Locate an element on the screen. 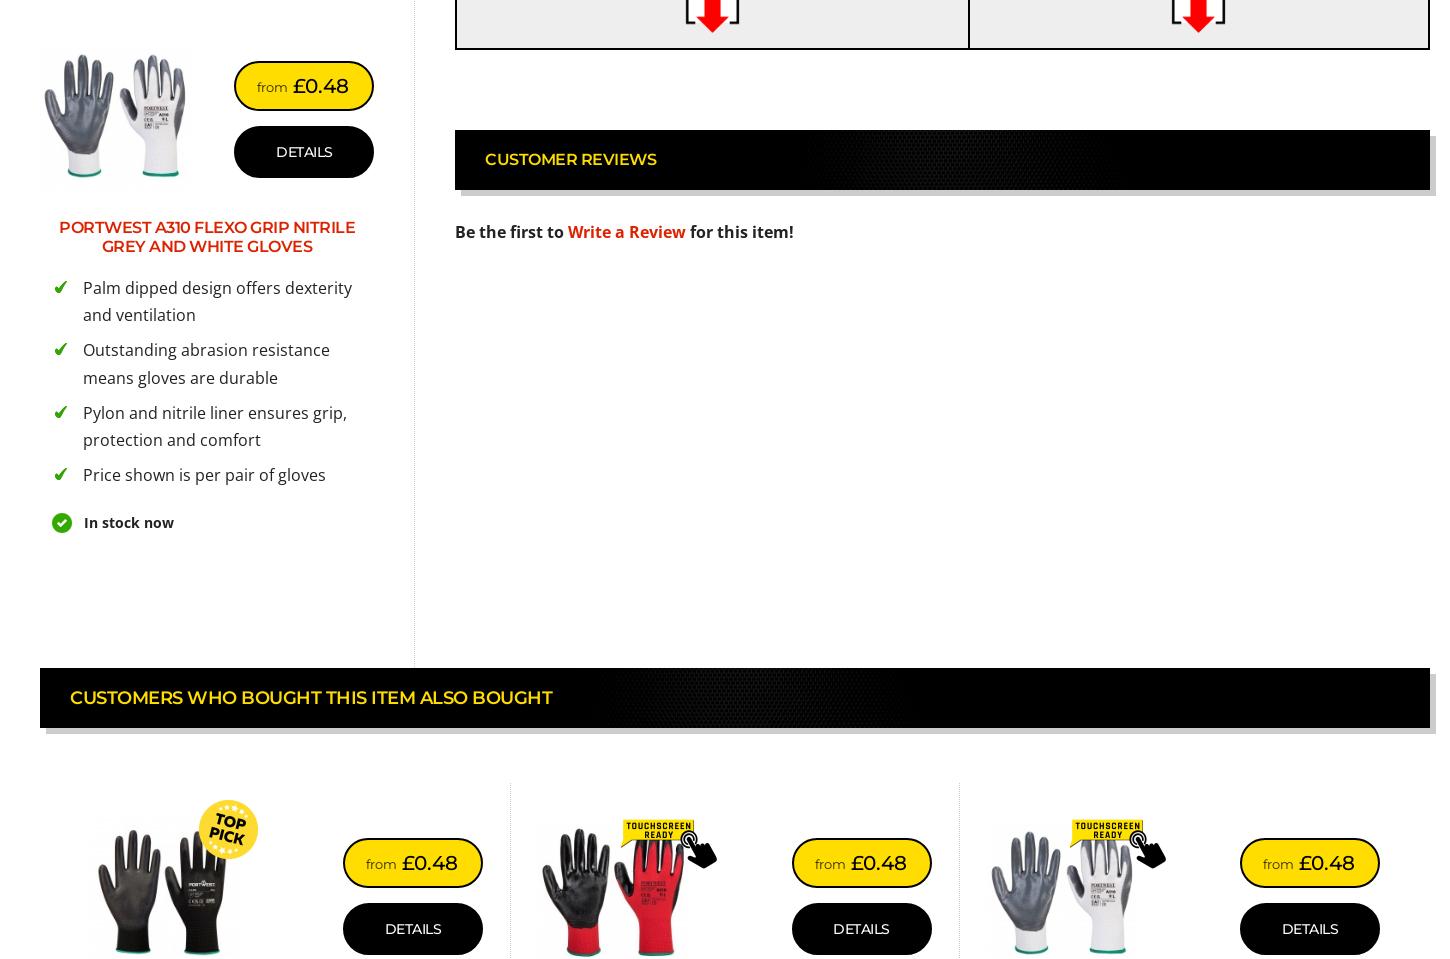 This screenshot has width=1450, height=959. 'In stock now' is located at coordinates (128, 522).